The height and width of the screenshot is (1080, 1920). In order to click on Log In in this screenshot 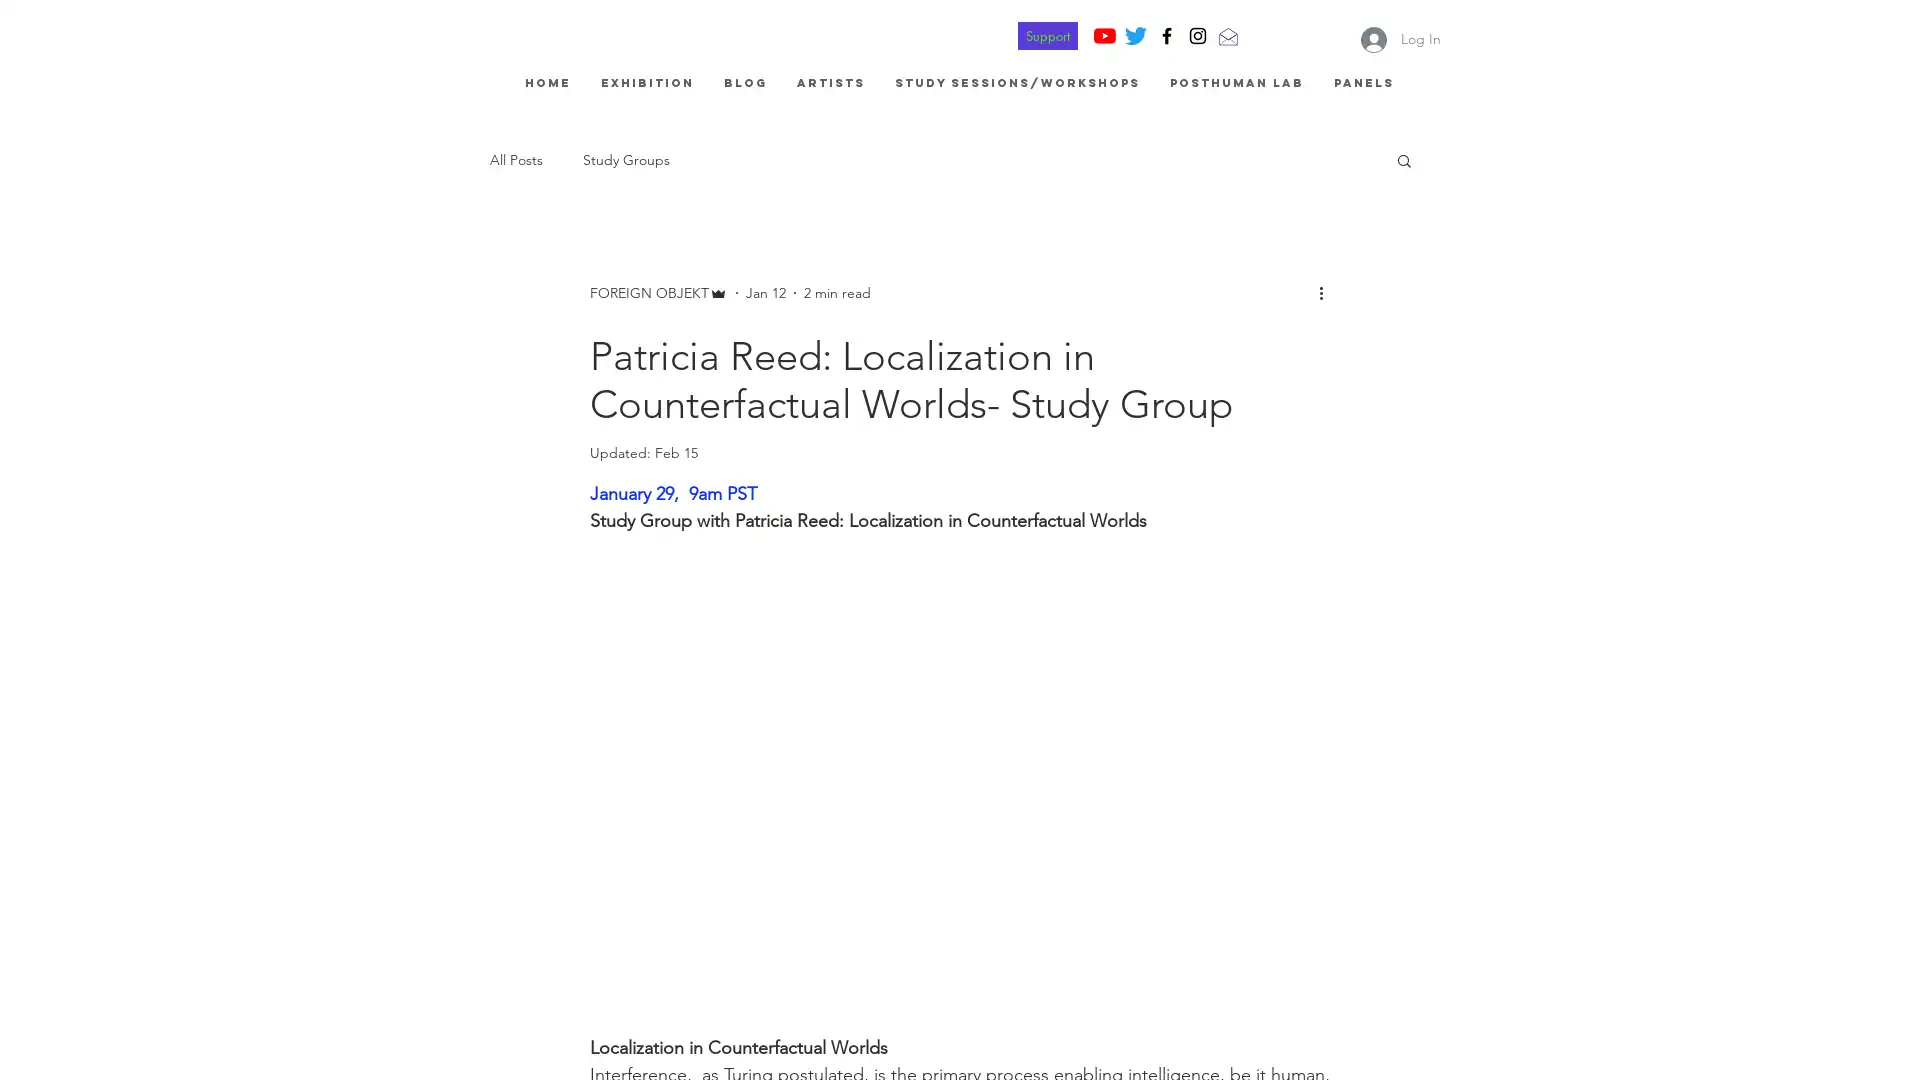, I will do `click(1400, 38)`.